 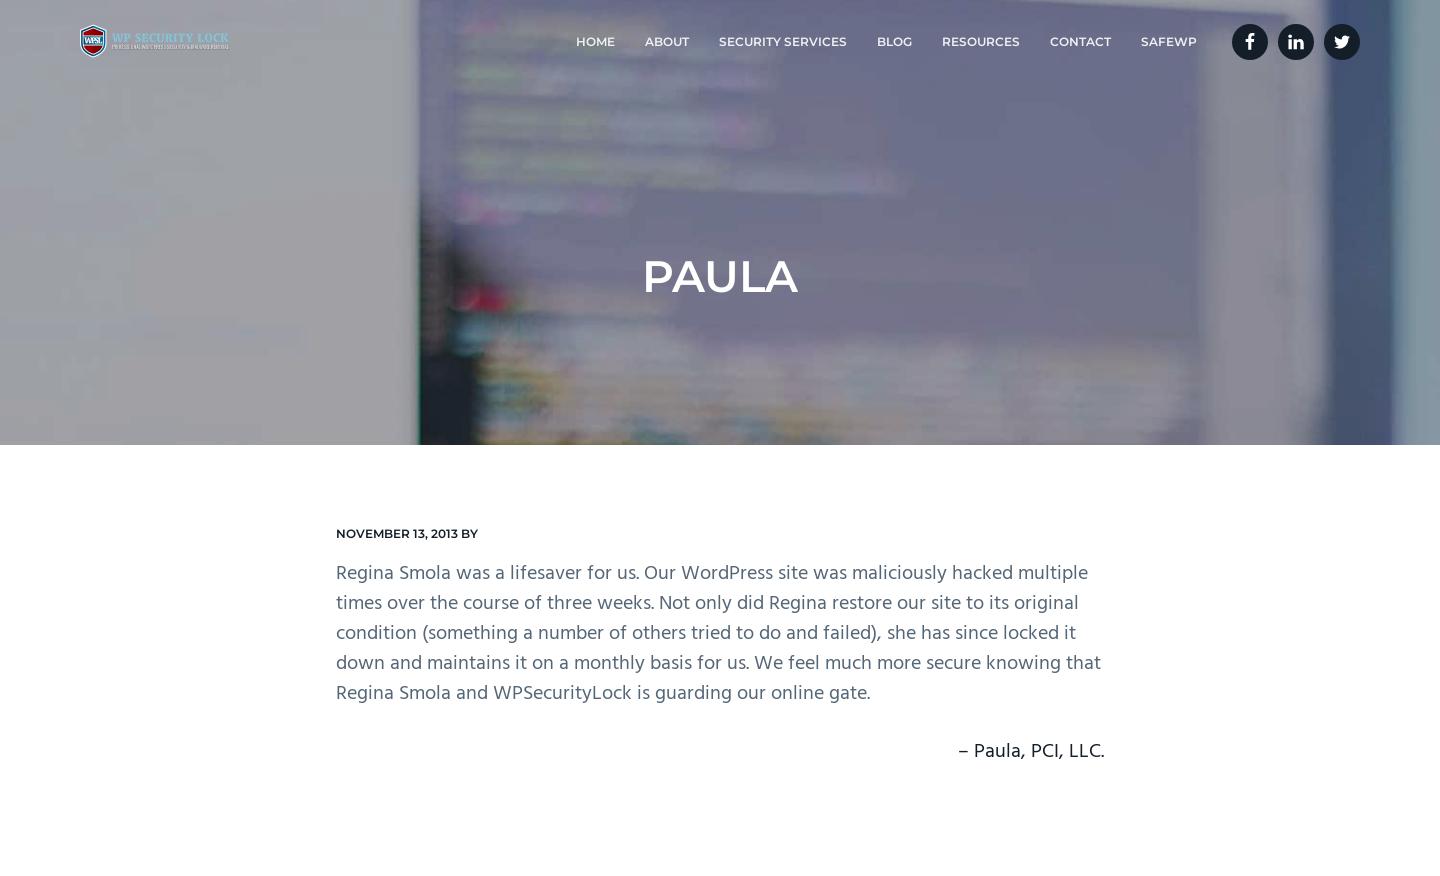 I want to click on 'SSL Conversion Service (HTTP to HTTPS)', so click(x=778, y=288).